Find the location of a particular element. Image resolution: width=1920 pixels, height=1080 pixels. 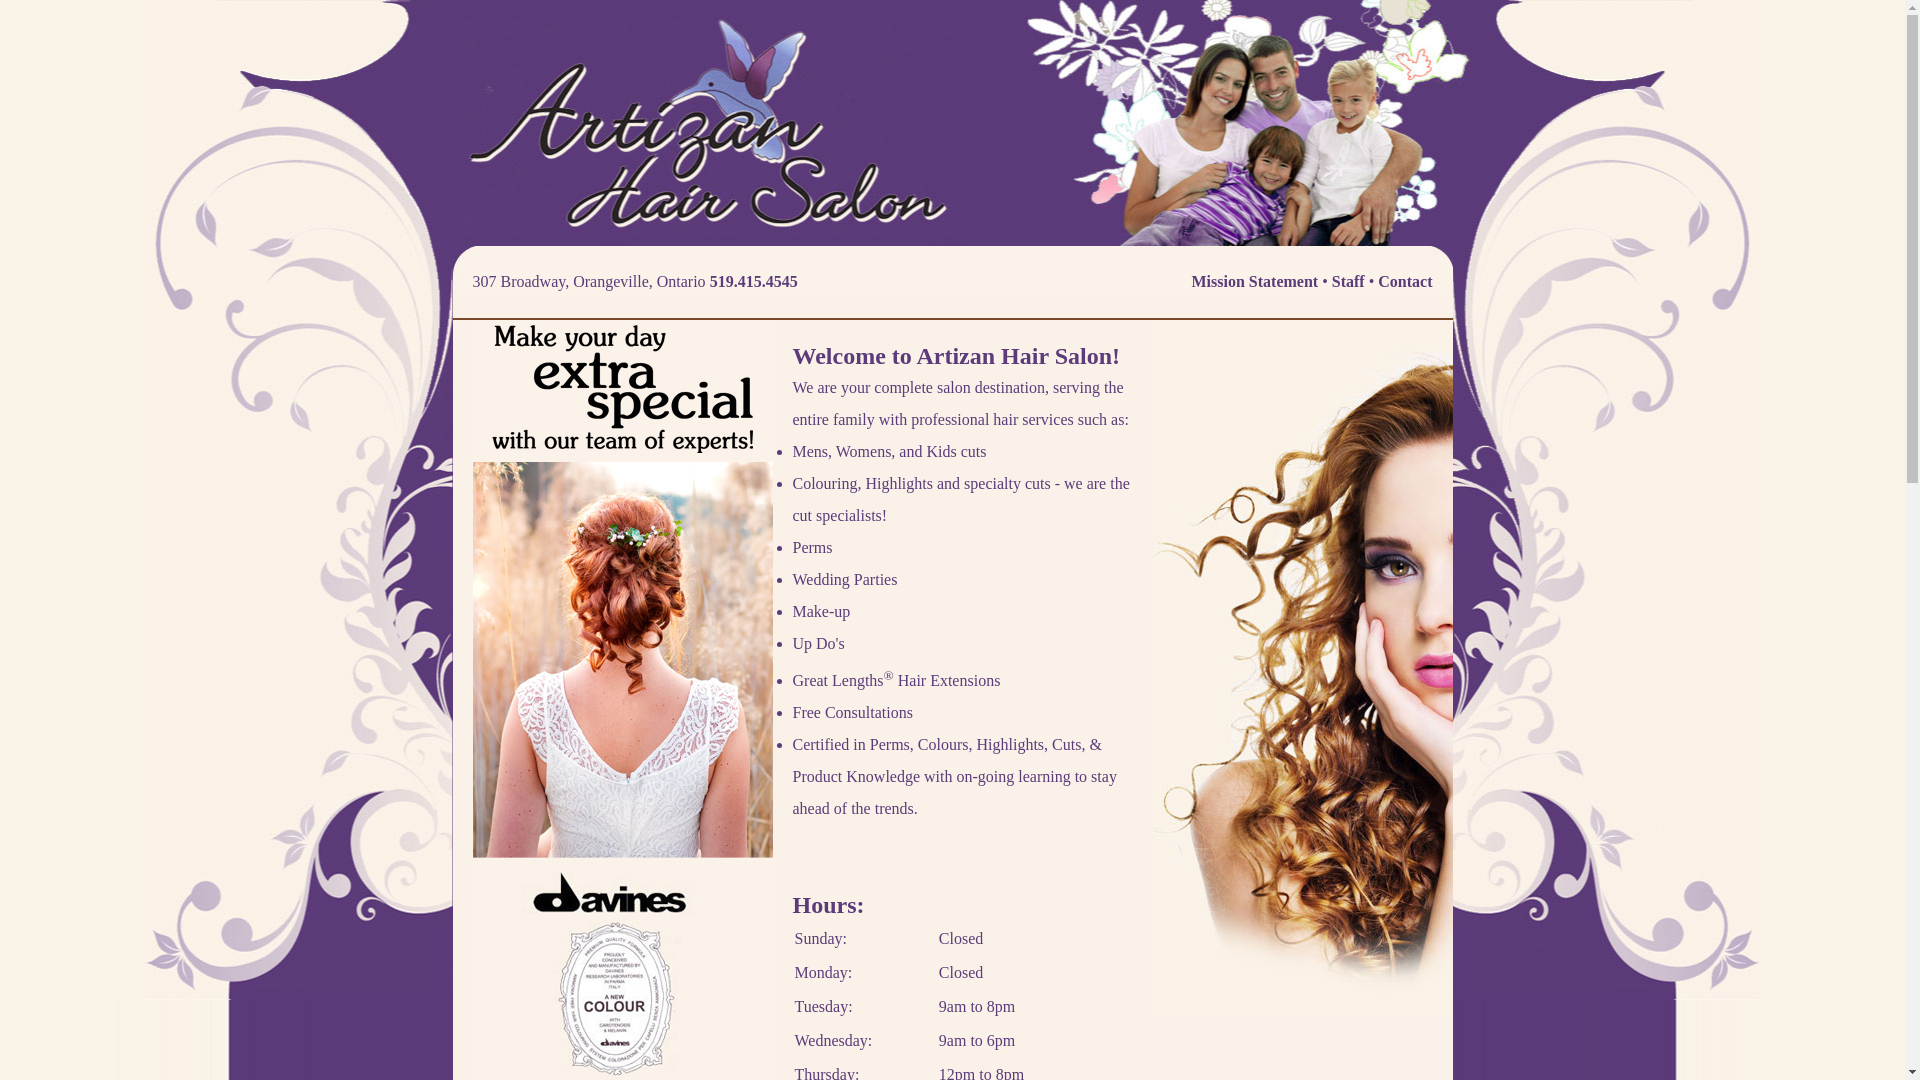

'Mission Statement' is located at coordinates (1254, 281).